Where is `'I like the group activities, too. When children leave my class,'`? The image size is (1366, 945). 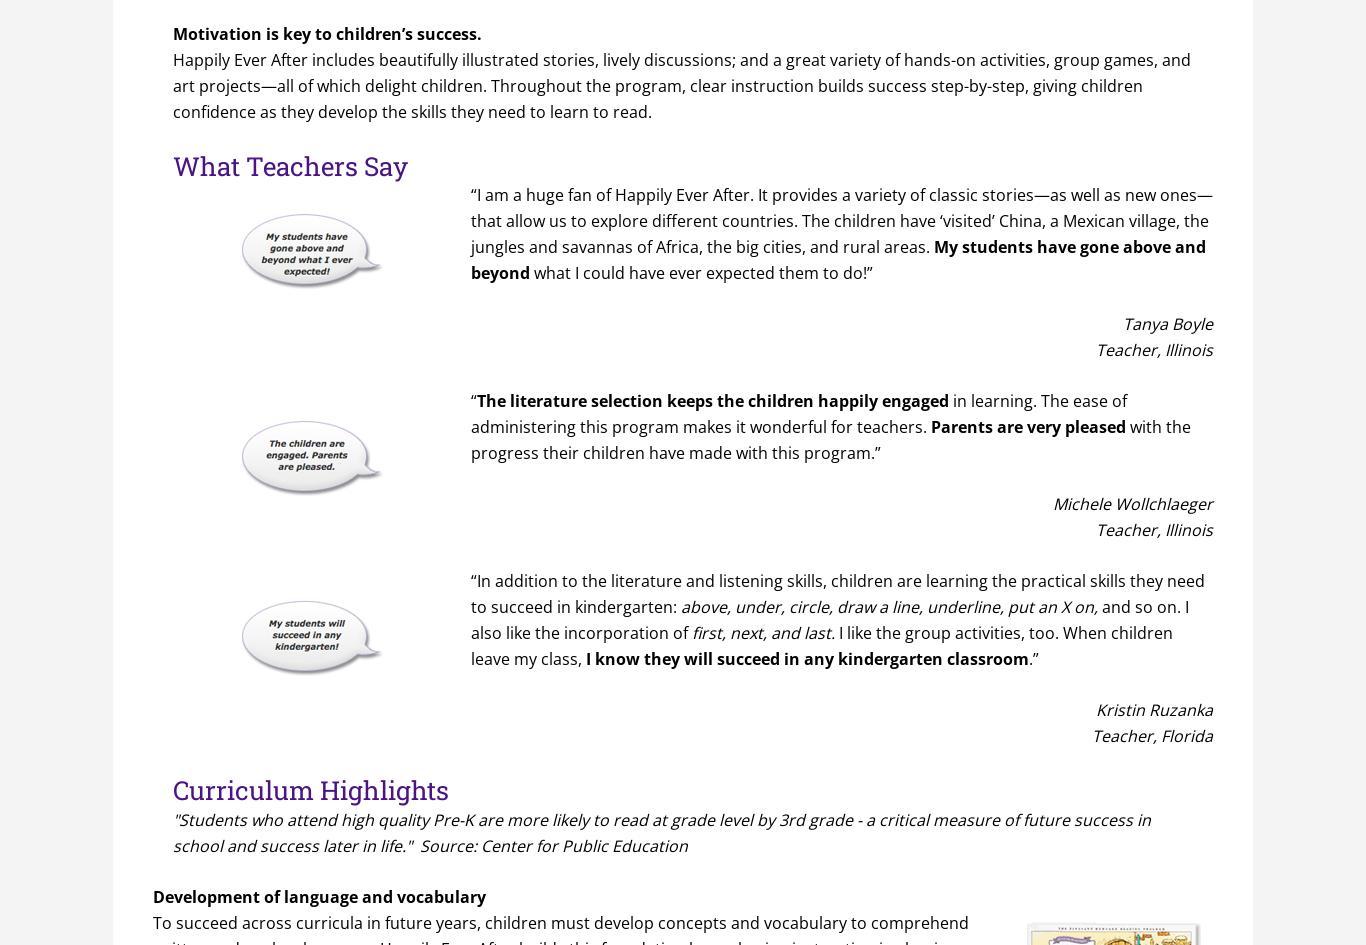 'I like the group activities, too. When children leave my class,' is located at coordinates (821, 645).